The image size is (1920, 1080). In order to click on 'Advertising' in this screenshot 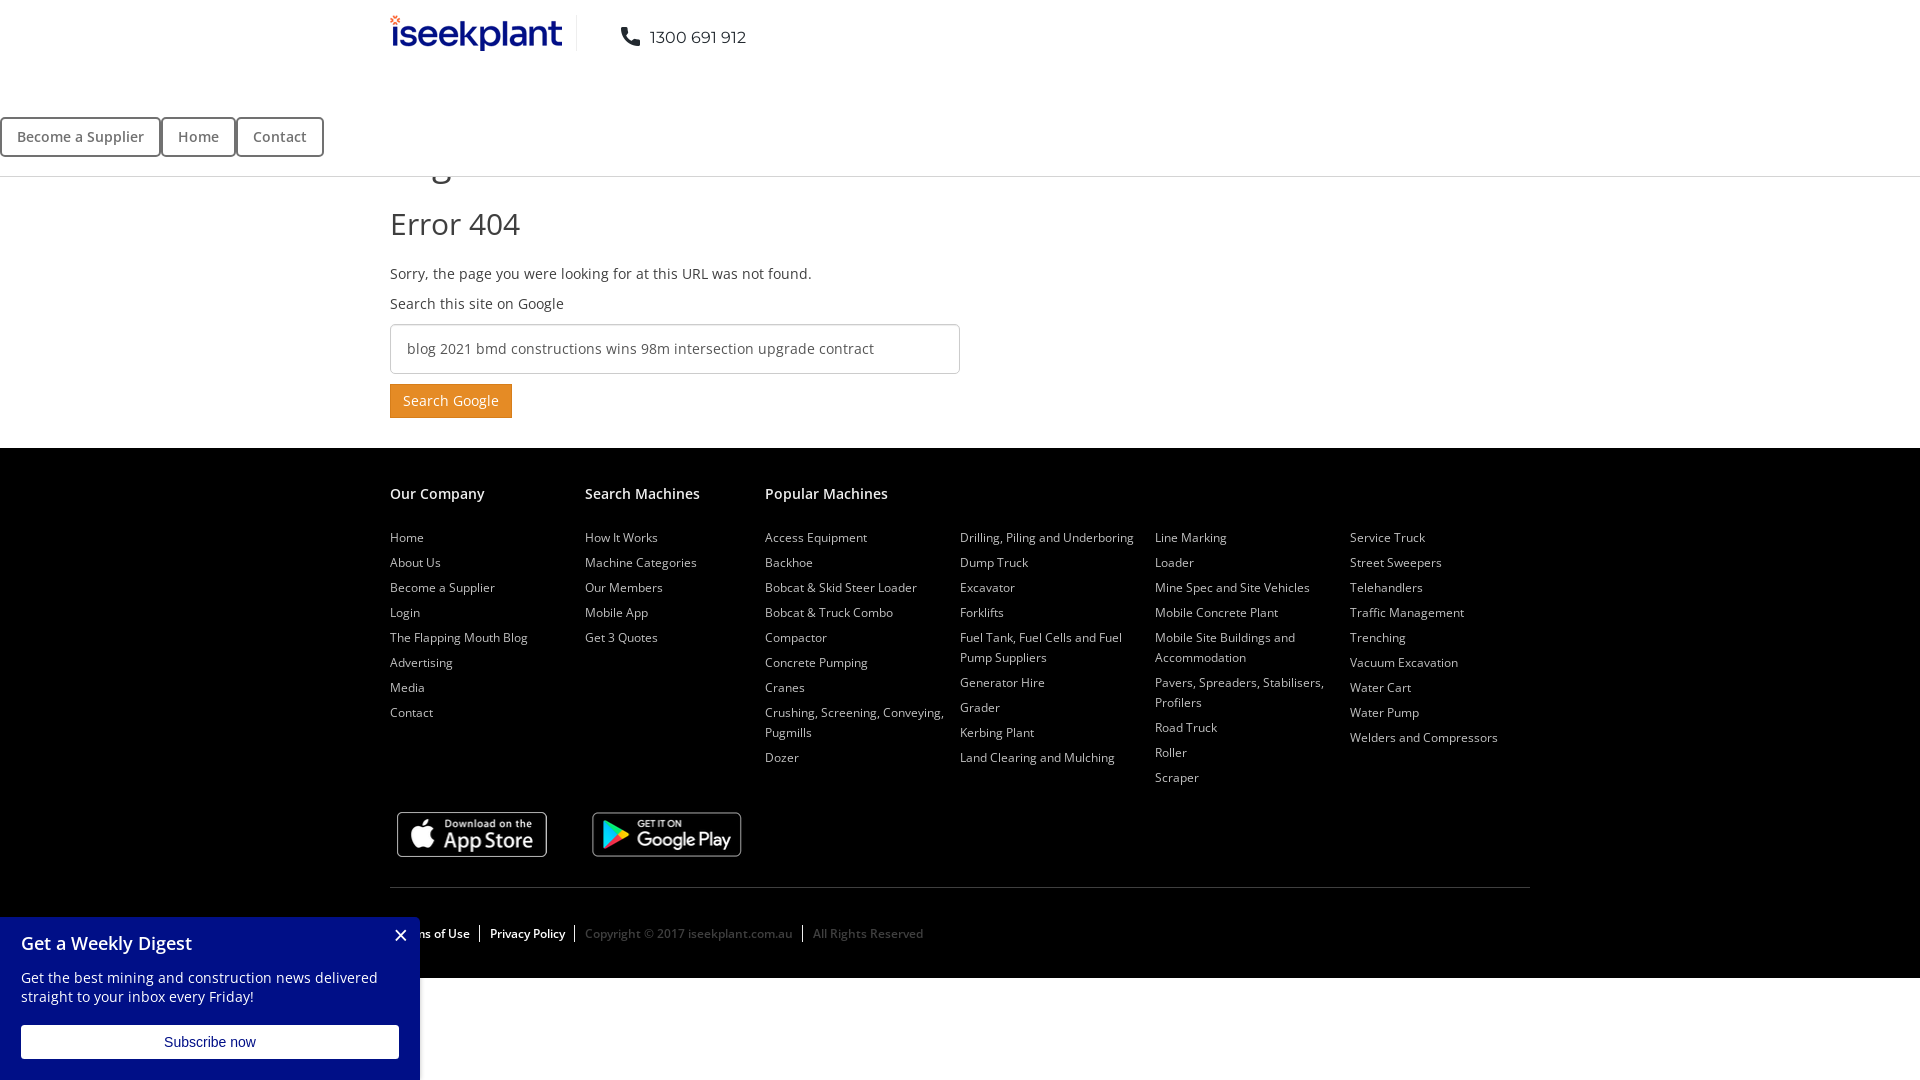, I will do `click(389, 662)`.